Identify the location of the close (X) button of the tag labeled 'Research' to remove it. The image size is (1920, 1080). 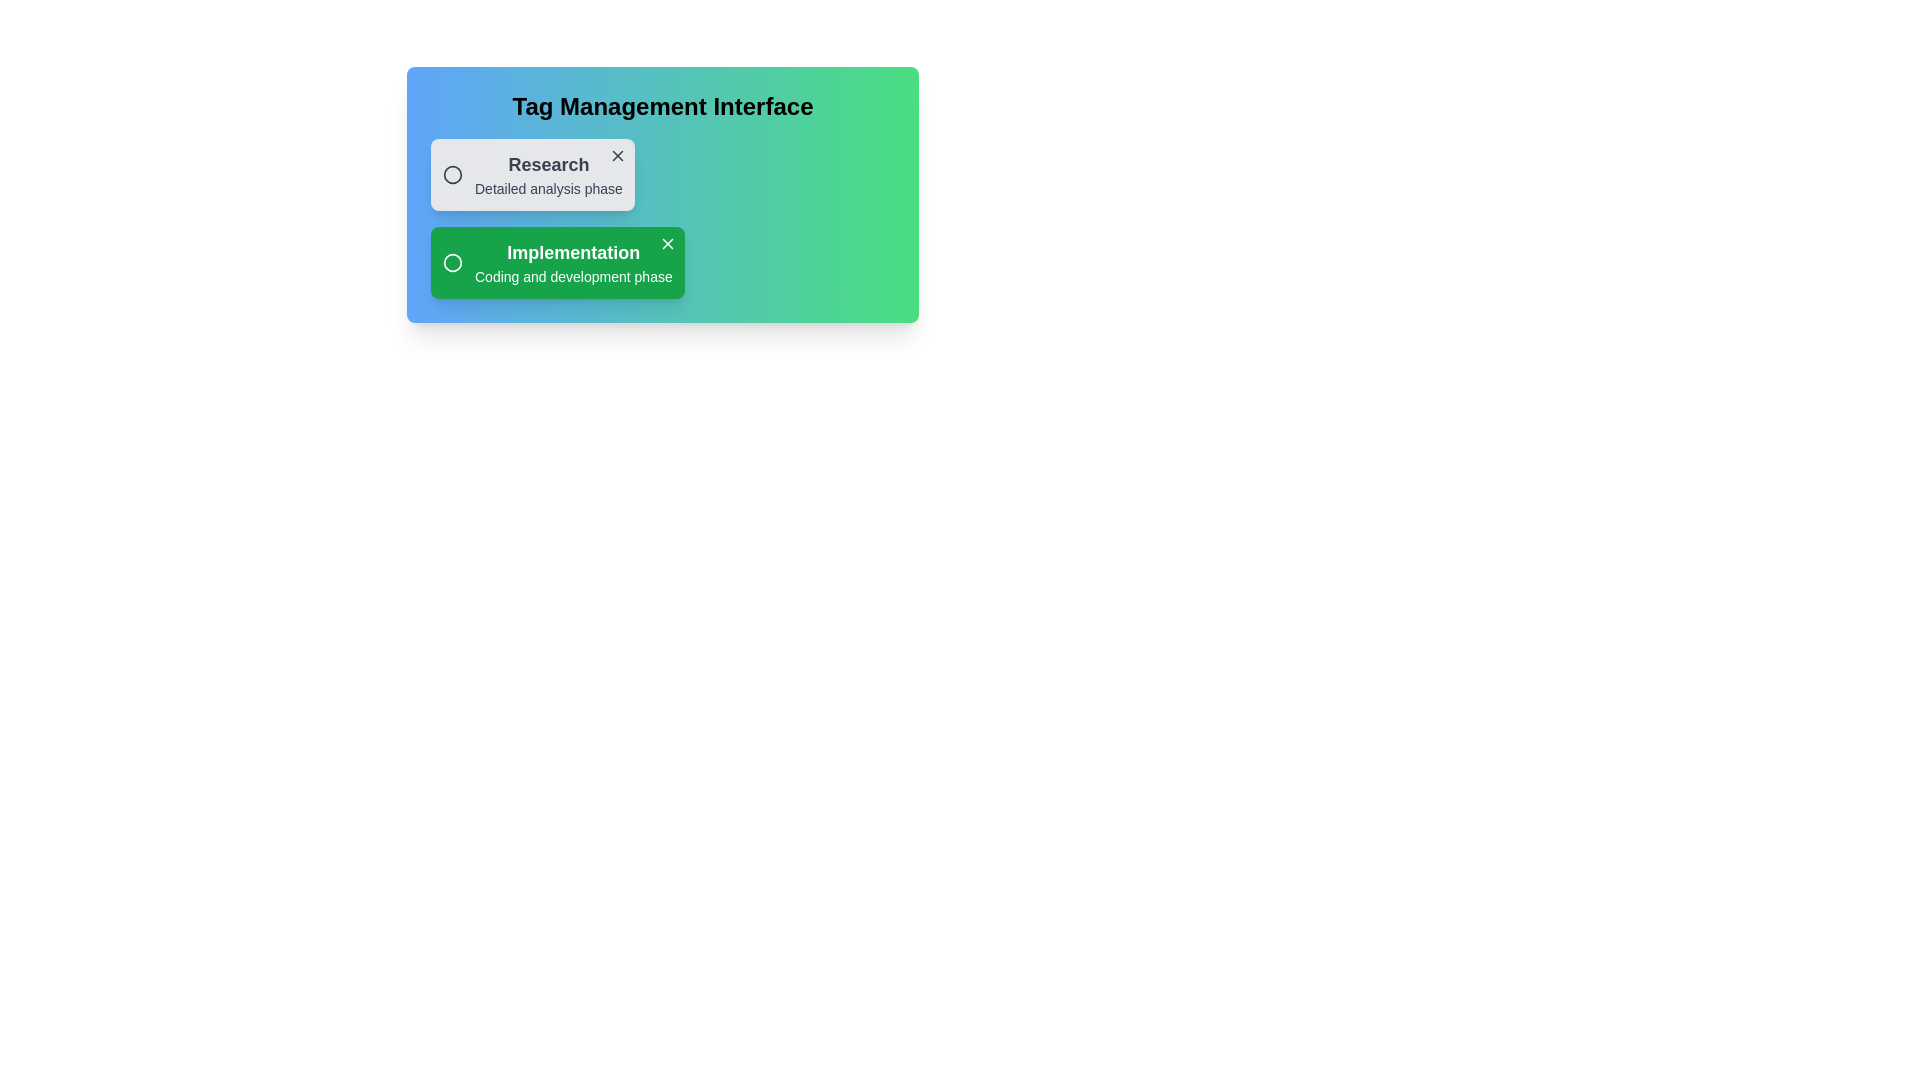
(616, 154).